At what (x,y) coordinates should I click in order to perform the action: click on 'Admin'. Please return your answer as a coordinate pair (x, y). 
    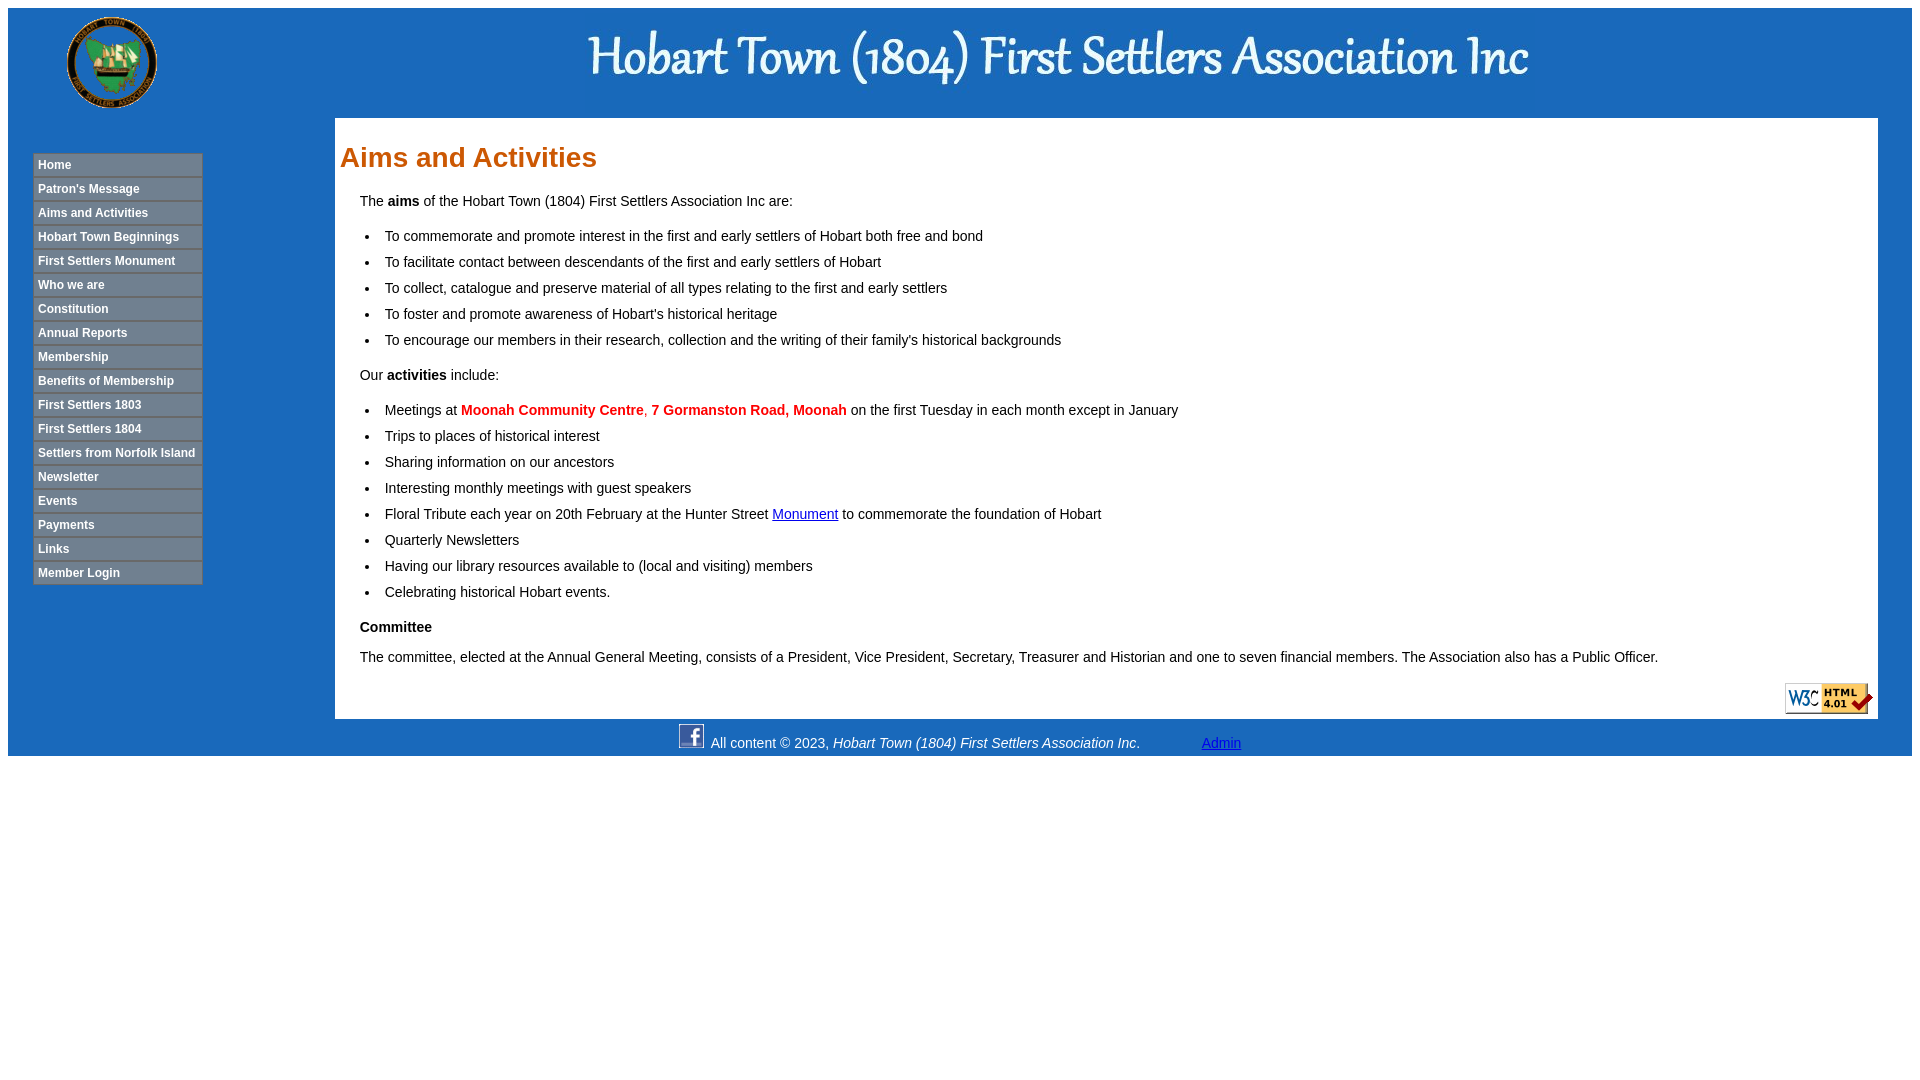
    Looking at the image, I should click on (1221, 743).